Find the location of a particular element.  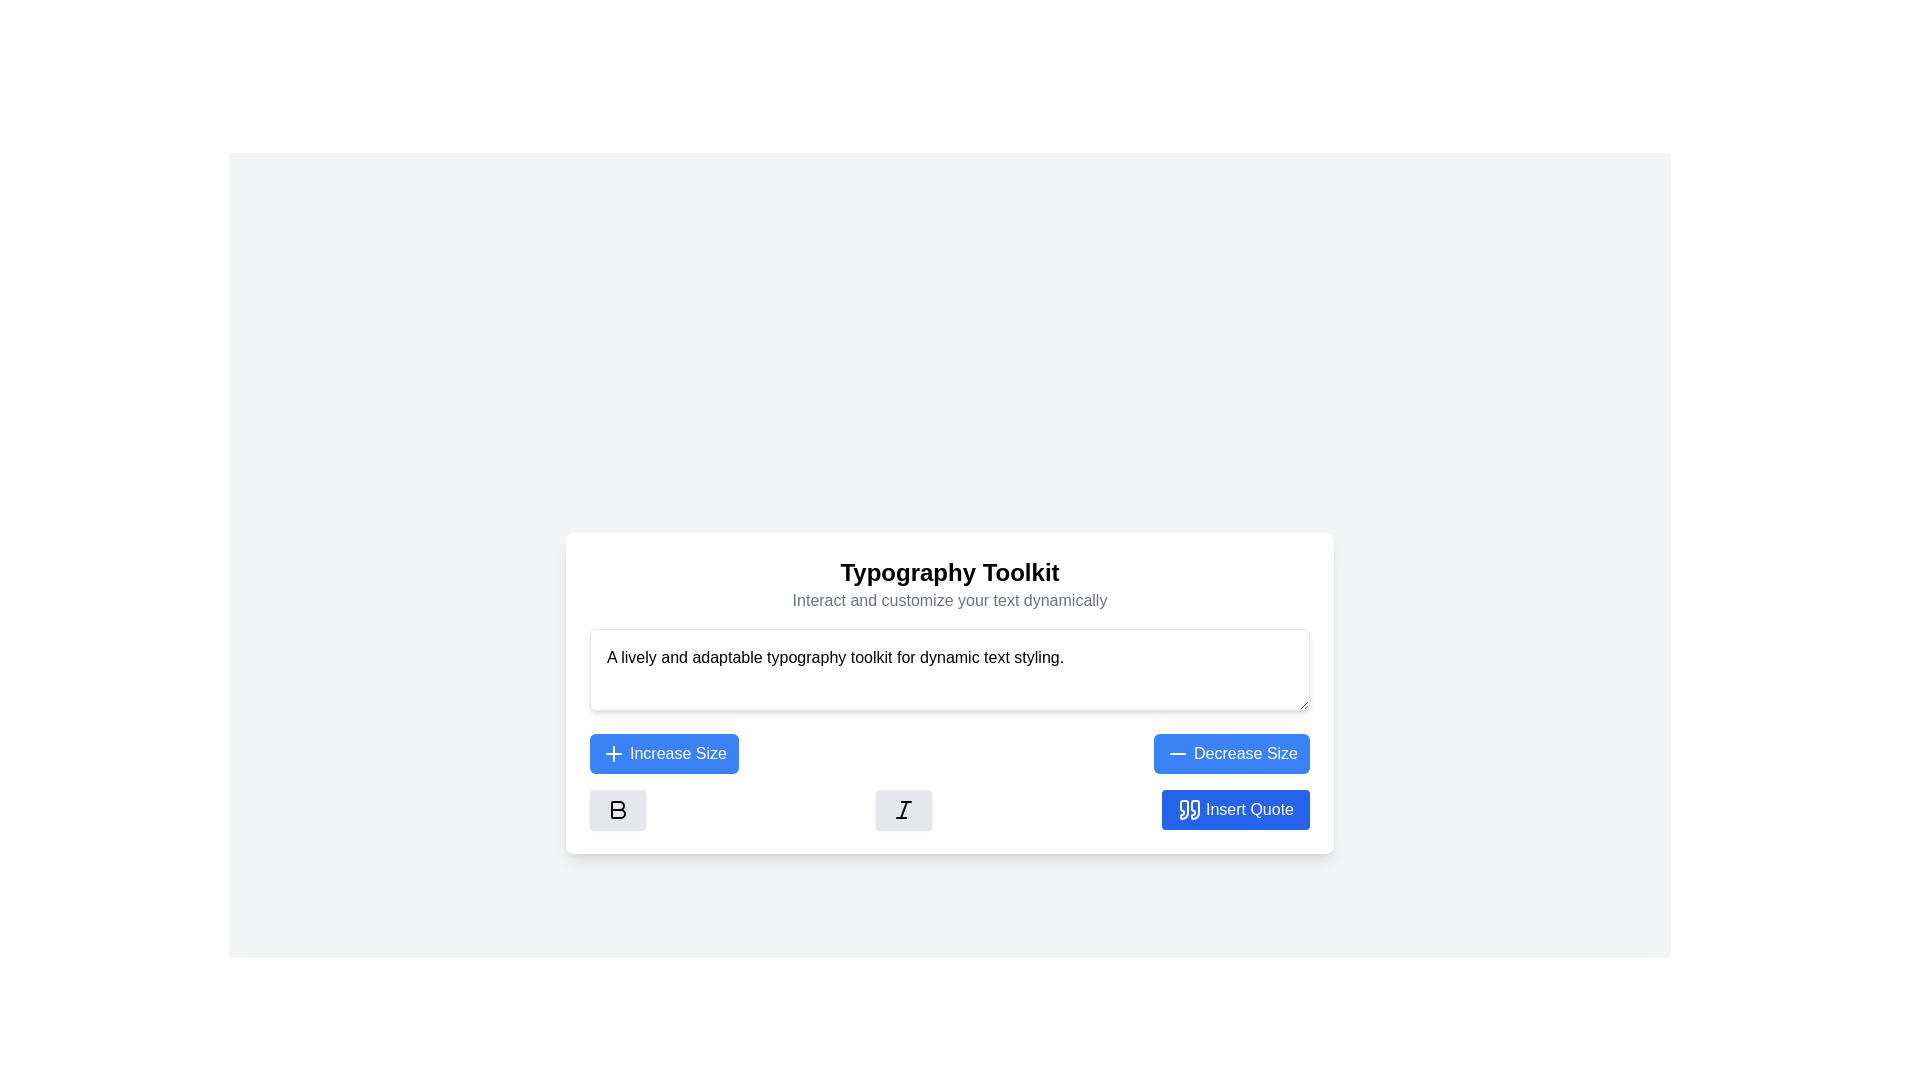

the Text label that provides additional information below the header 'Typography Toolkit' is located at coordinates (949, 599).